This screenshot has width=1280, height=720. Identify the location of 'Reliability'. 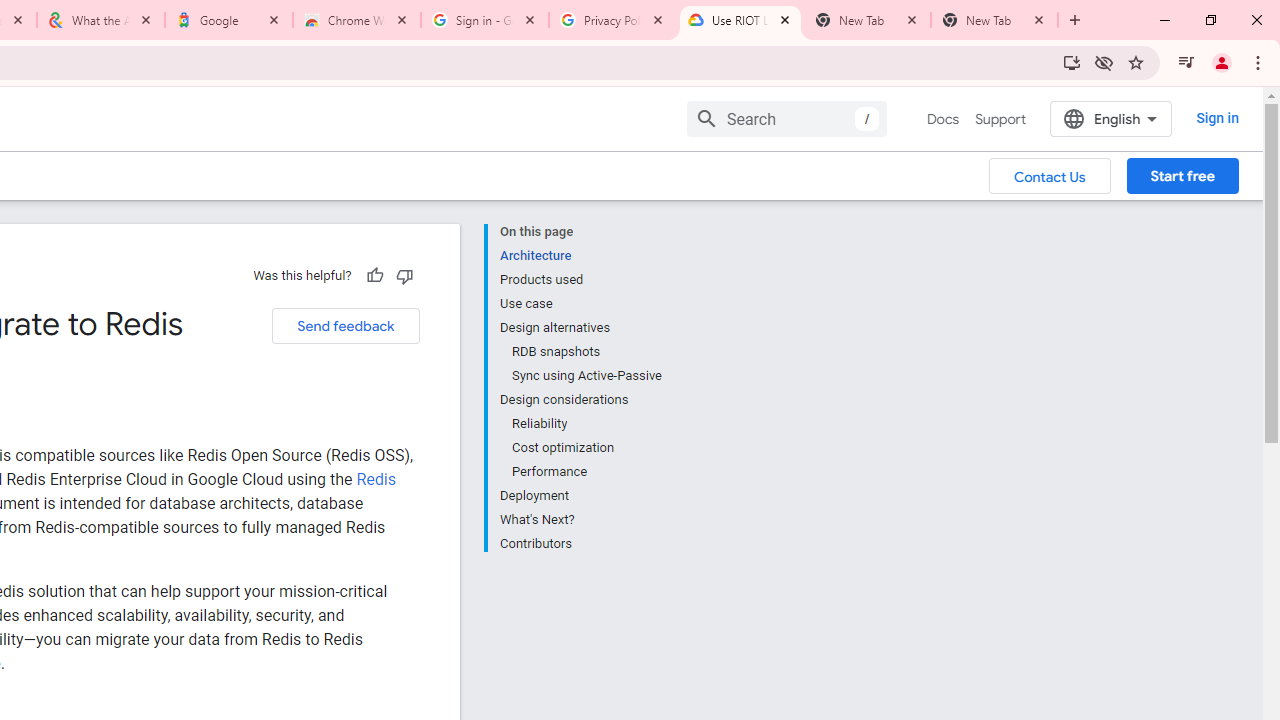
(585, 423).